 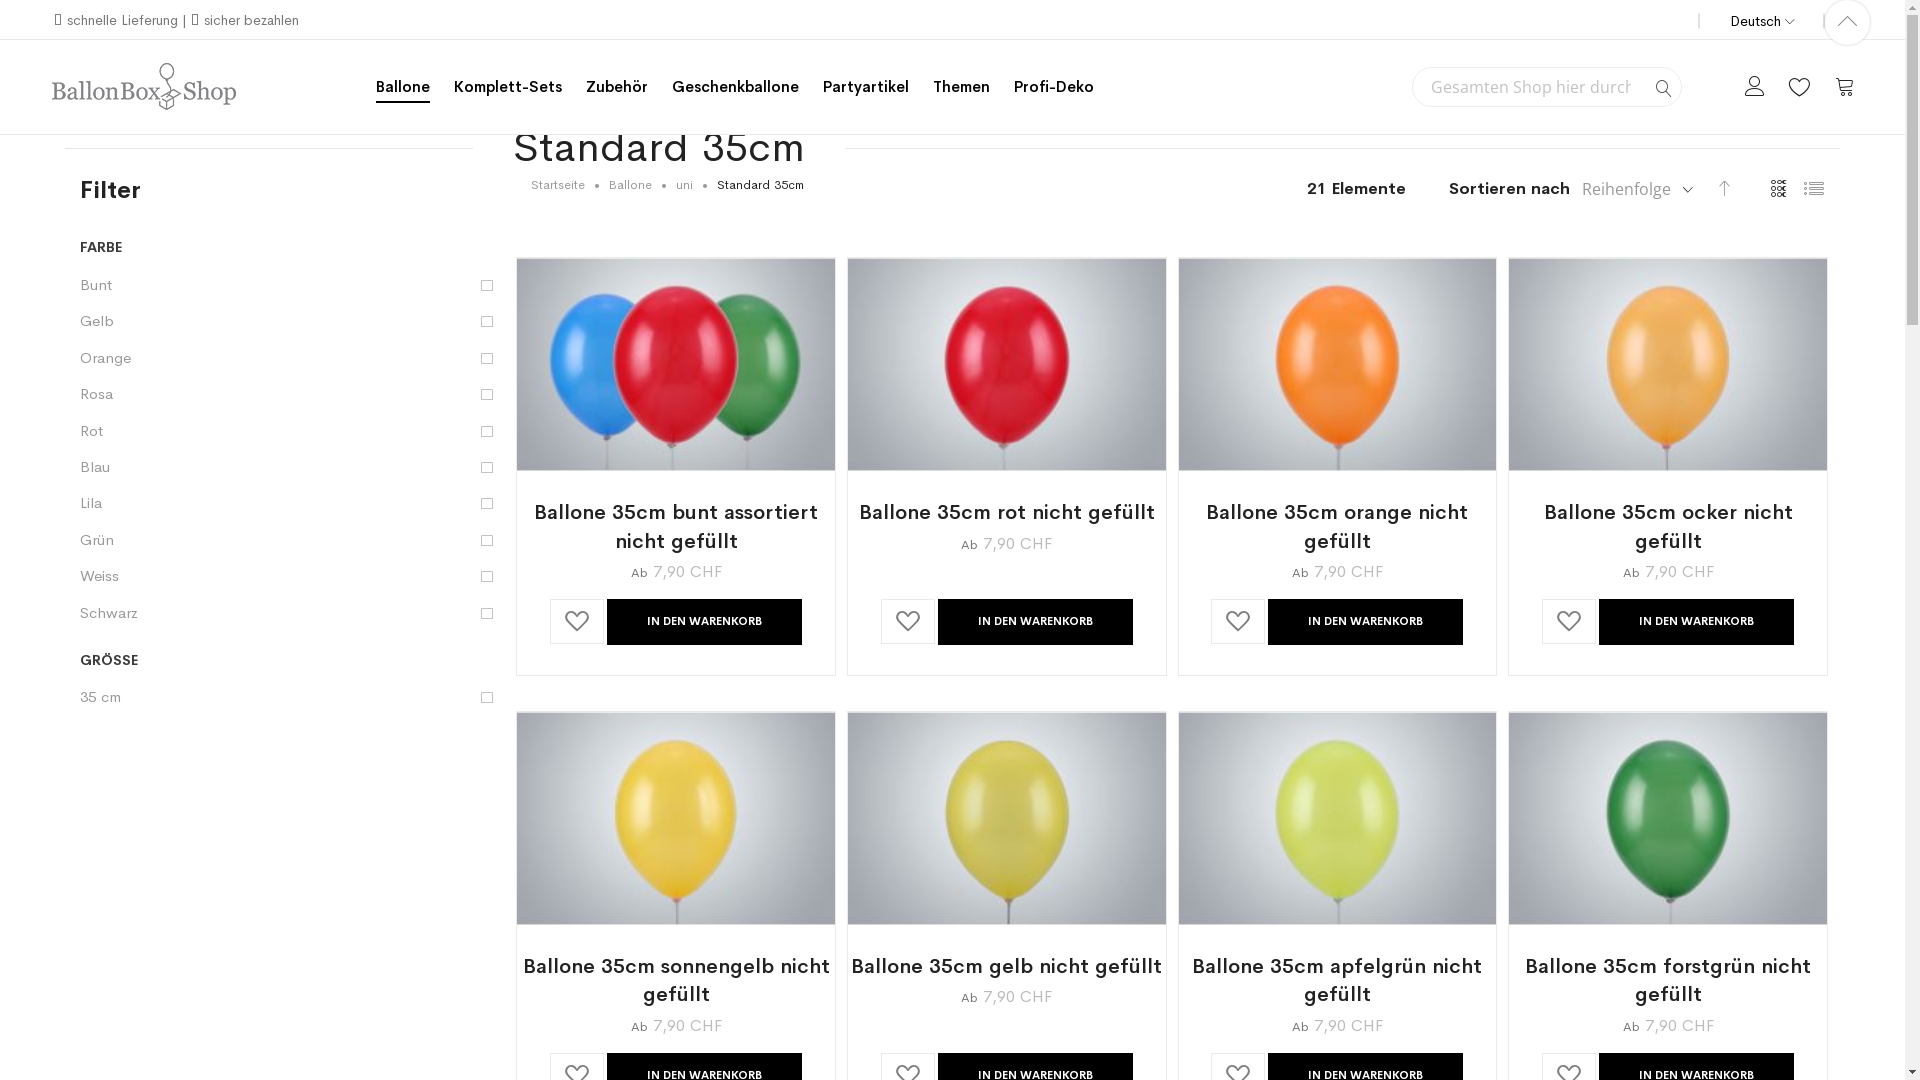 What do you see at coordinates (865, 85) in the screenshot?
I see `'Partyartikel'` at bounding box center [865, 85].